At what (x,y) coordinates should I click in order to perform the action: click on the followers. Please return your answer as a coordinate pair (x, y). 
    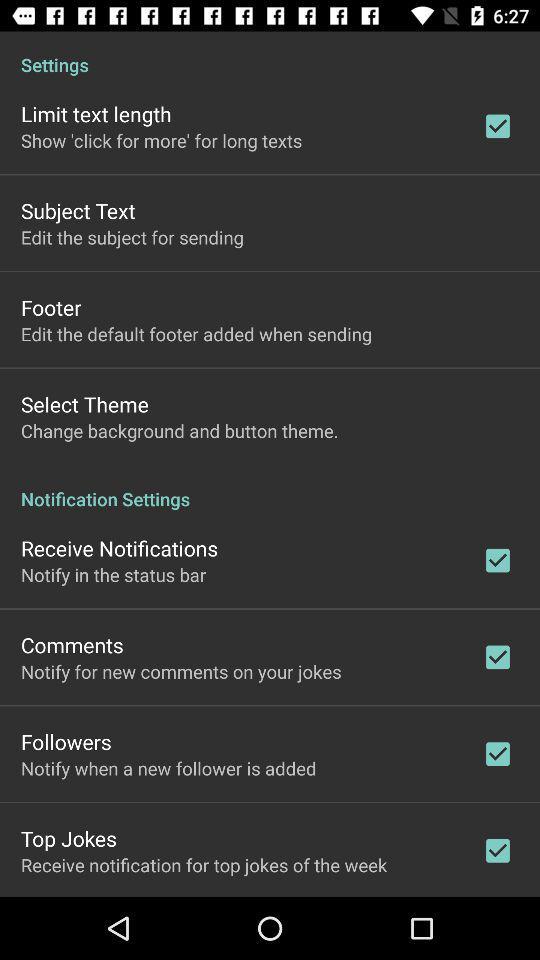
    Looking at the image, I should click on (66, 740).